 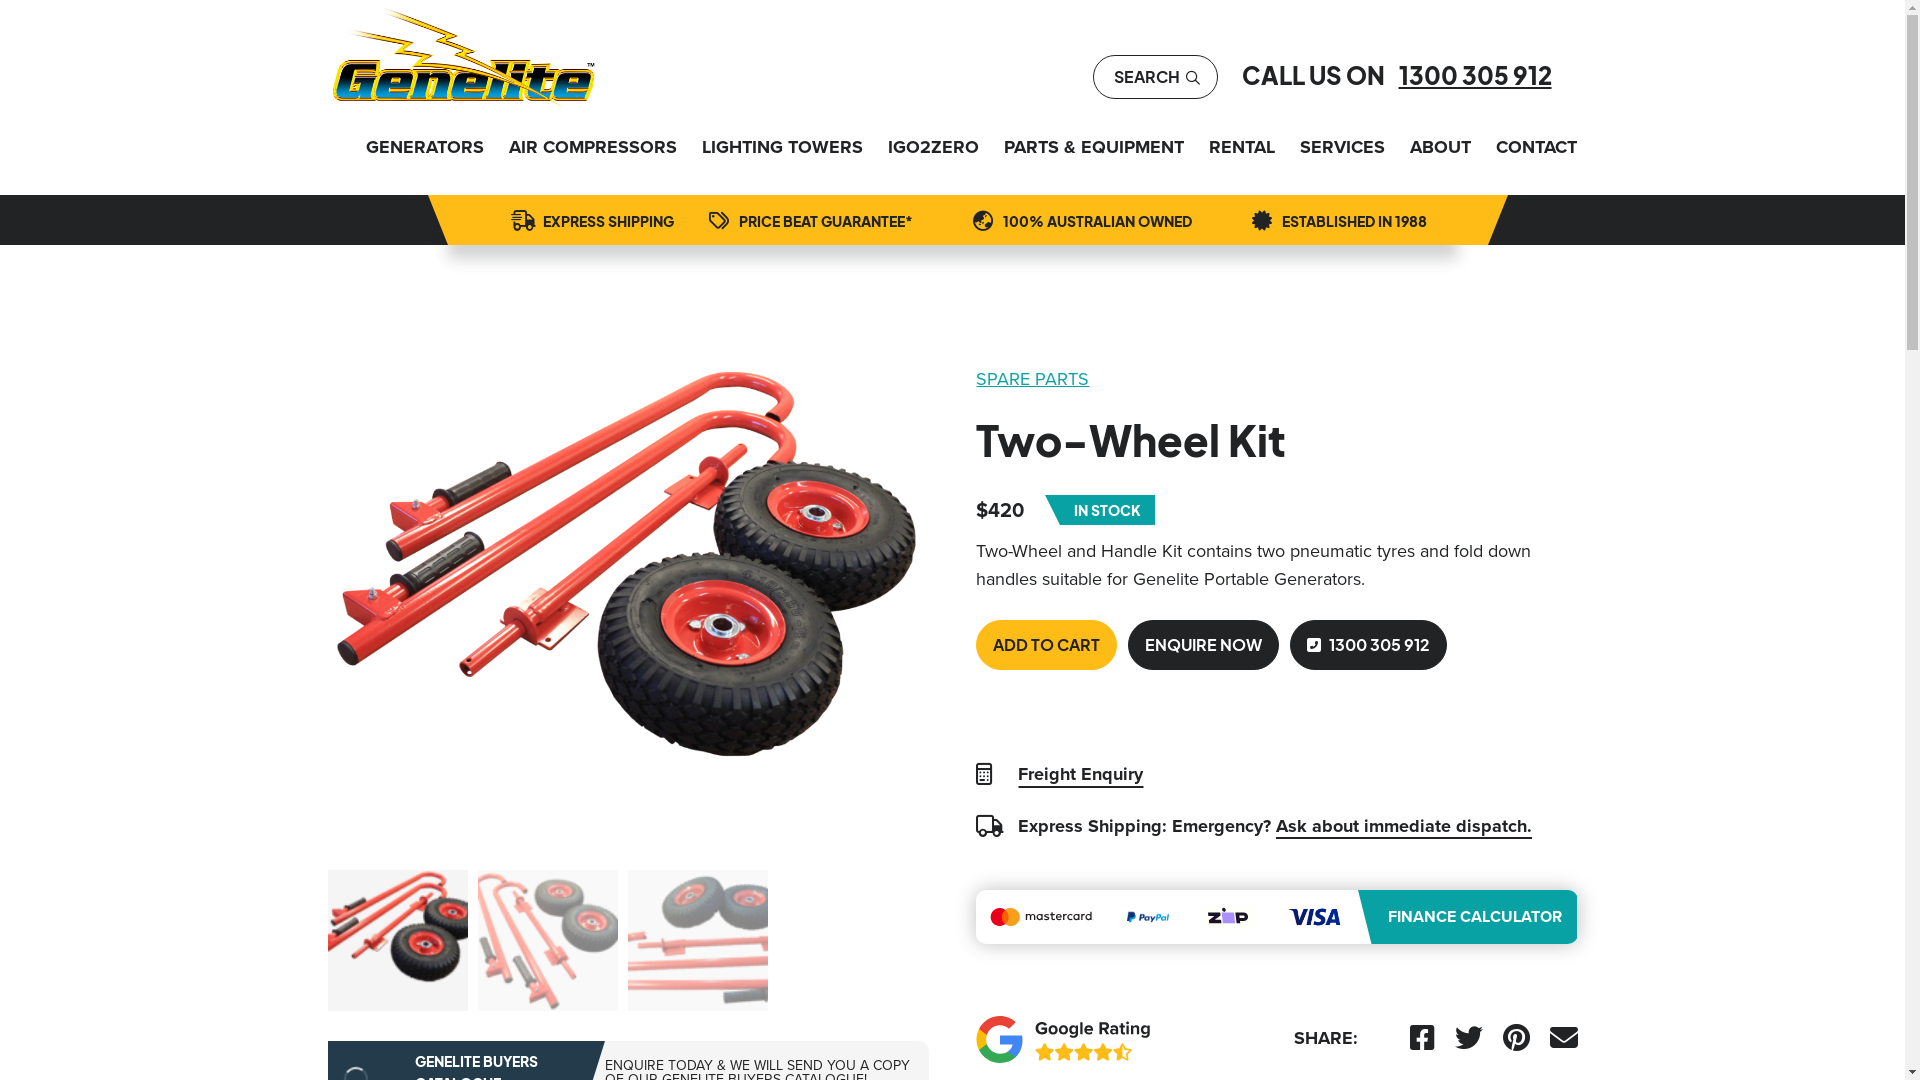 I want to click on 'LIGHTING TOWERS', so click(x=781, y=145).